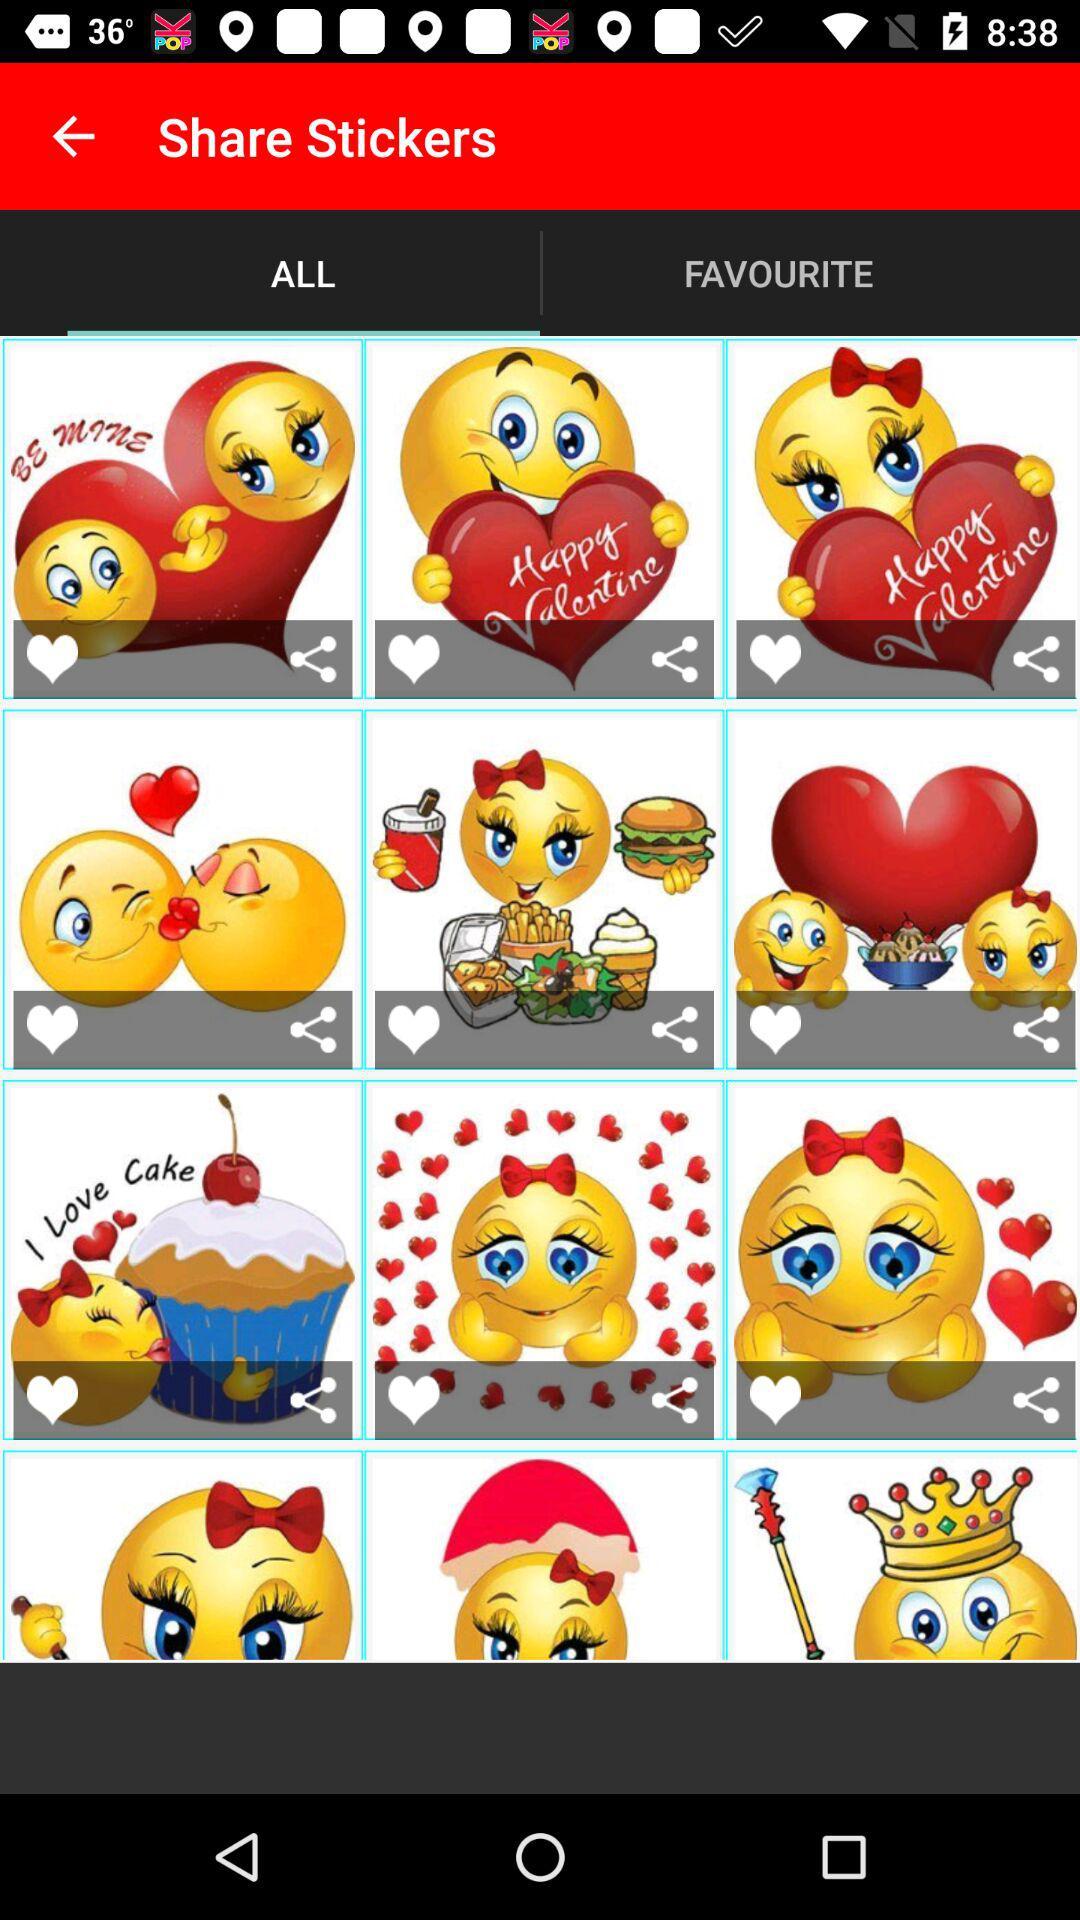 Image resolution: width=1080 pixels, height=1920 pixels. I want to click on the emoji with fast food sticker, so click(412, 1029).